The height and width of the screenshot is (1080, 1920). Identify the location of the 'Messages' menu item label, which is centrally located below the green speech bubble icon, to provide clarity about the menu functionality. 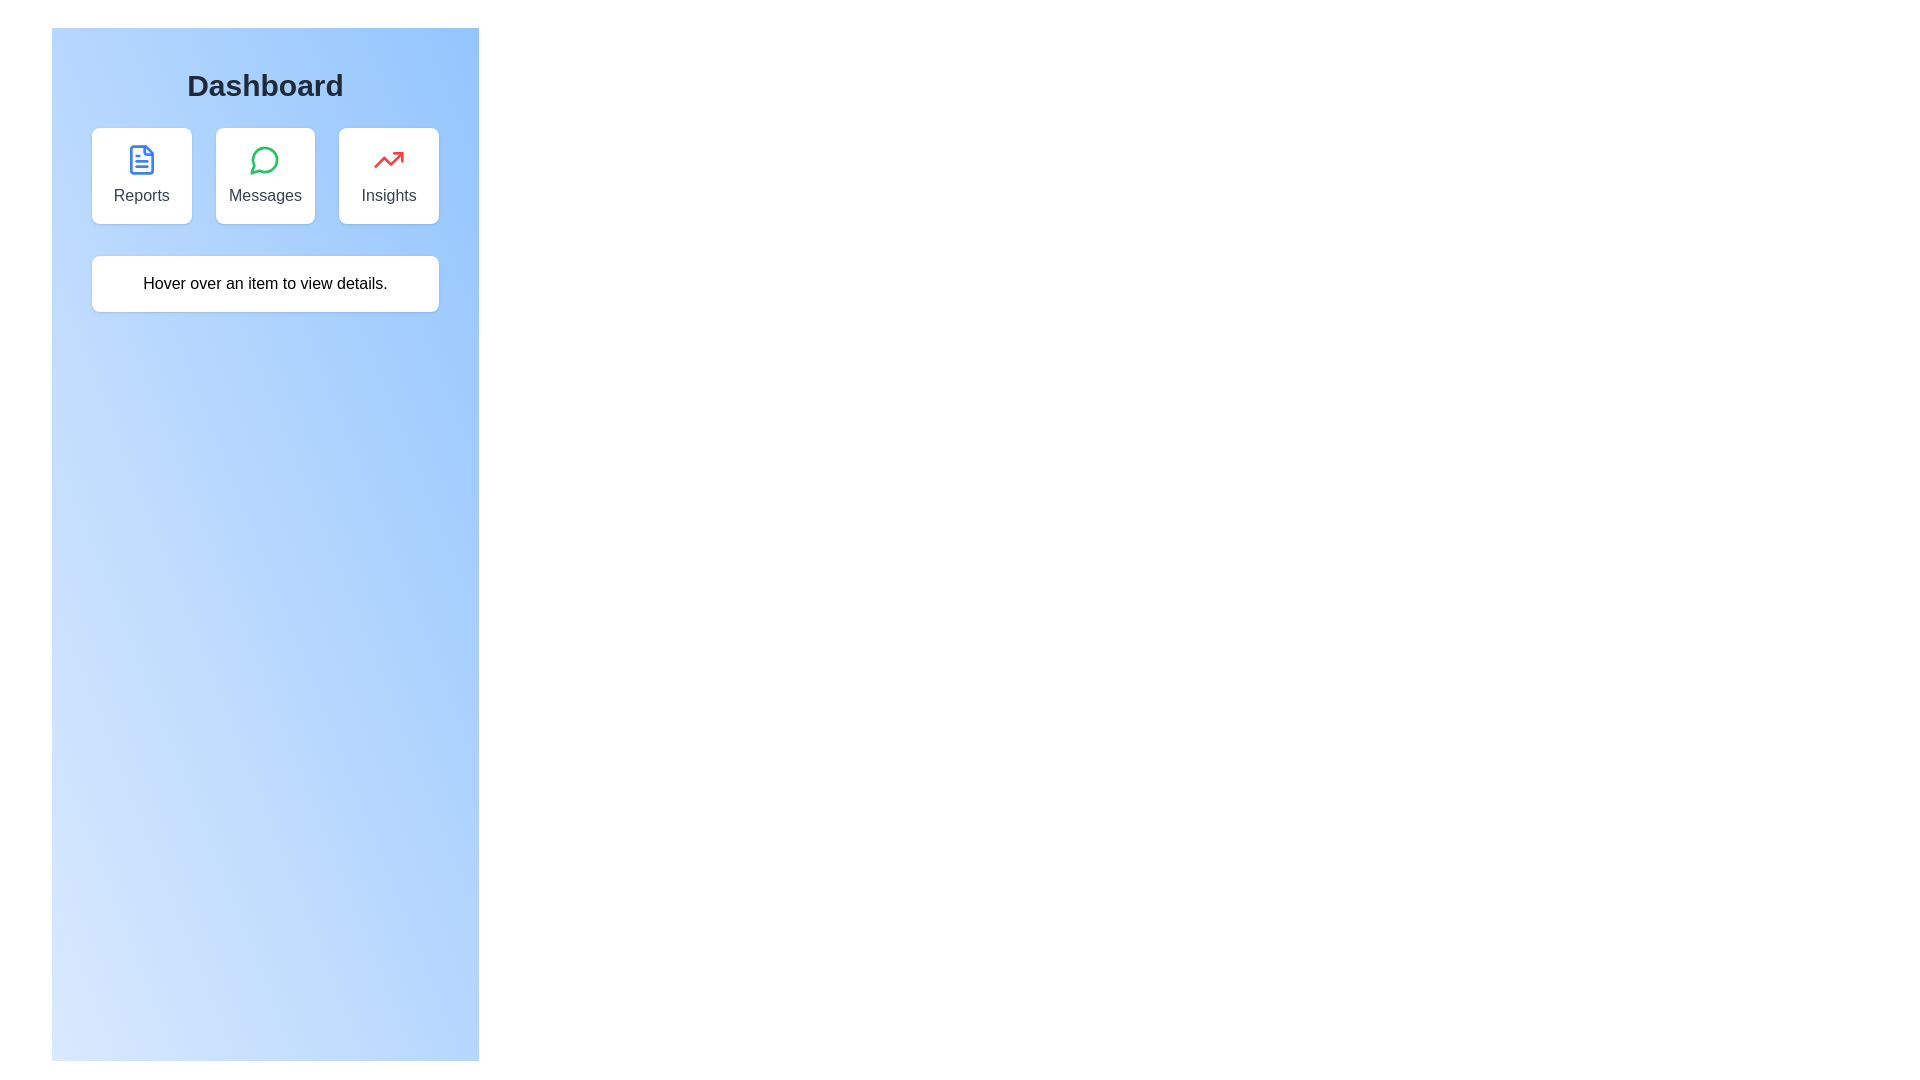
(264, 196).